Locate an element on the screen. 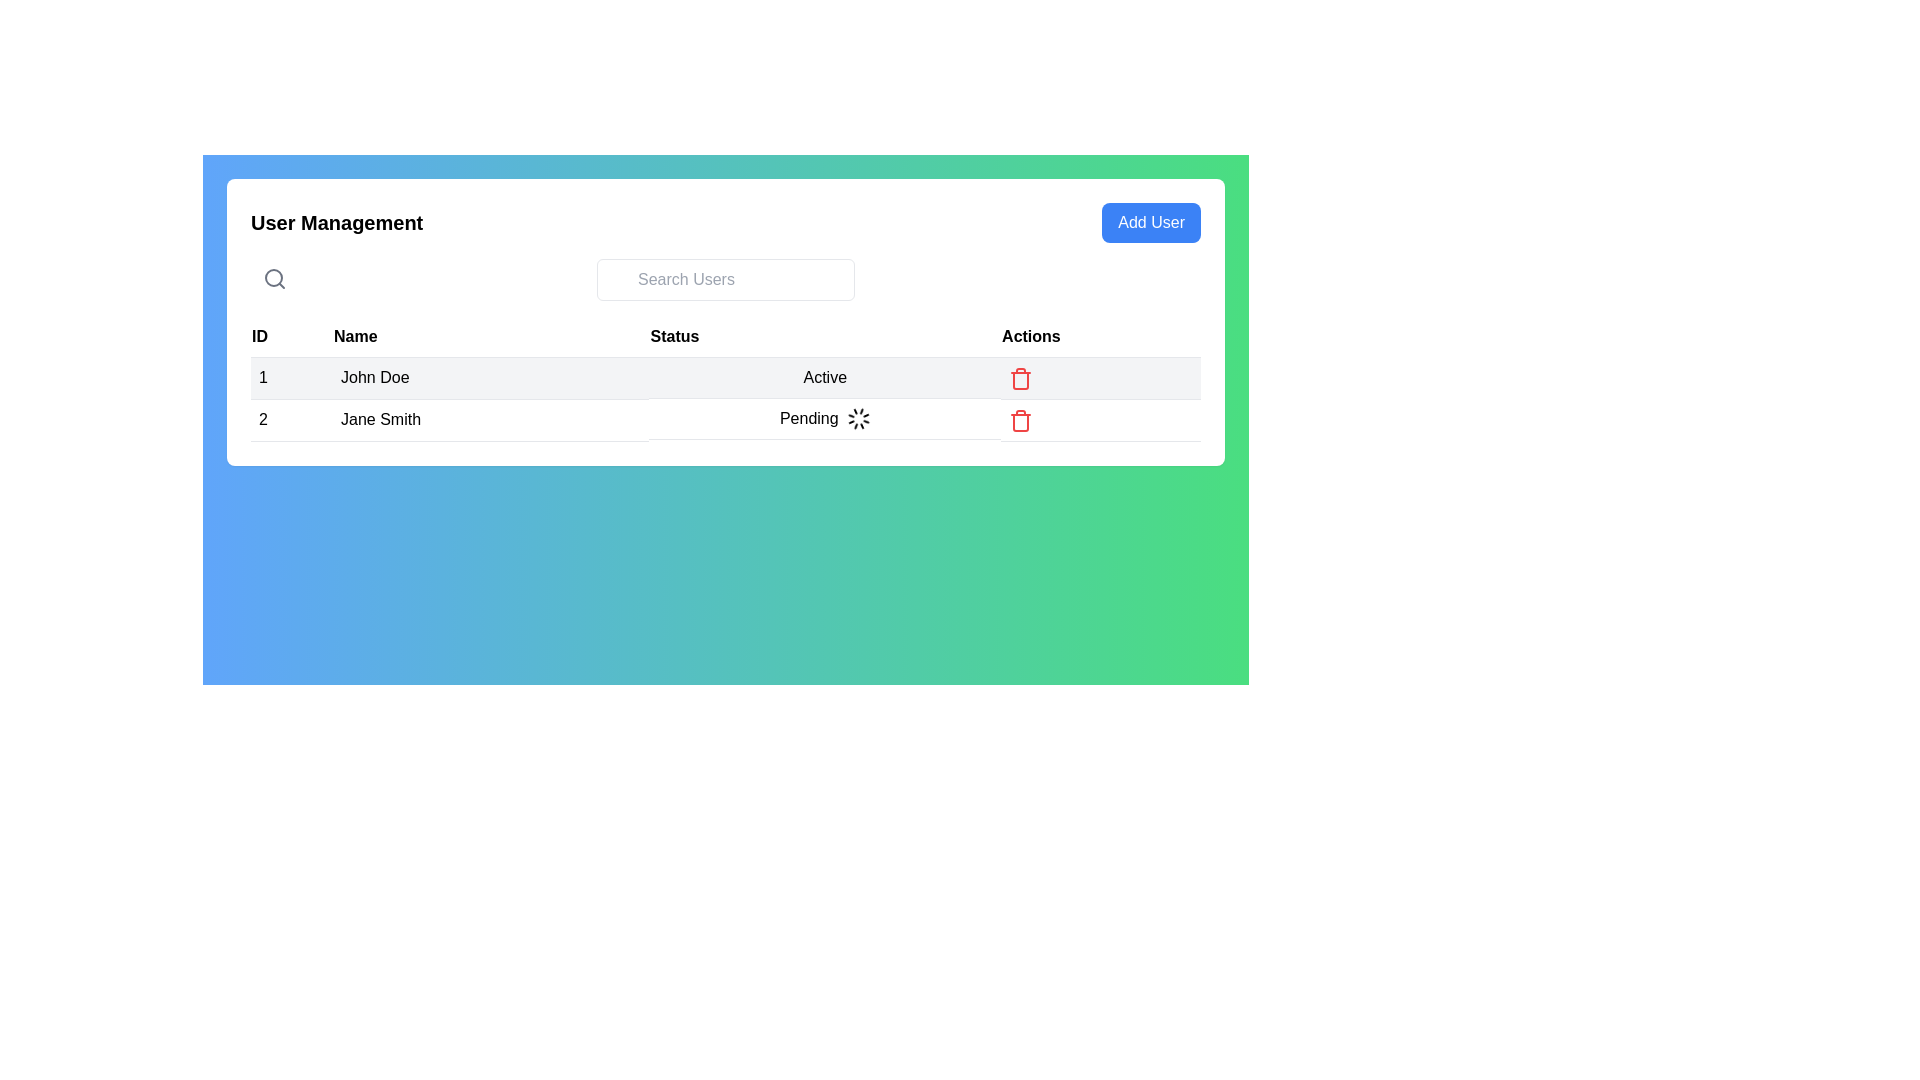 The width and height of the screenshot is (1920, 1080). the text input search field located beneath the 'User Management' header to focus it for user query input is located at coordinates (724, 280).